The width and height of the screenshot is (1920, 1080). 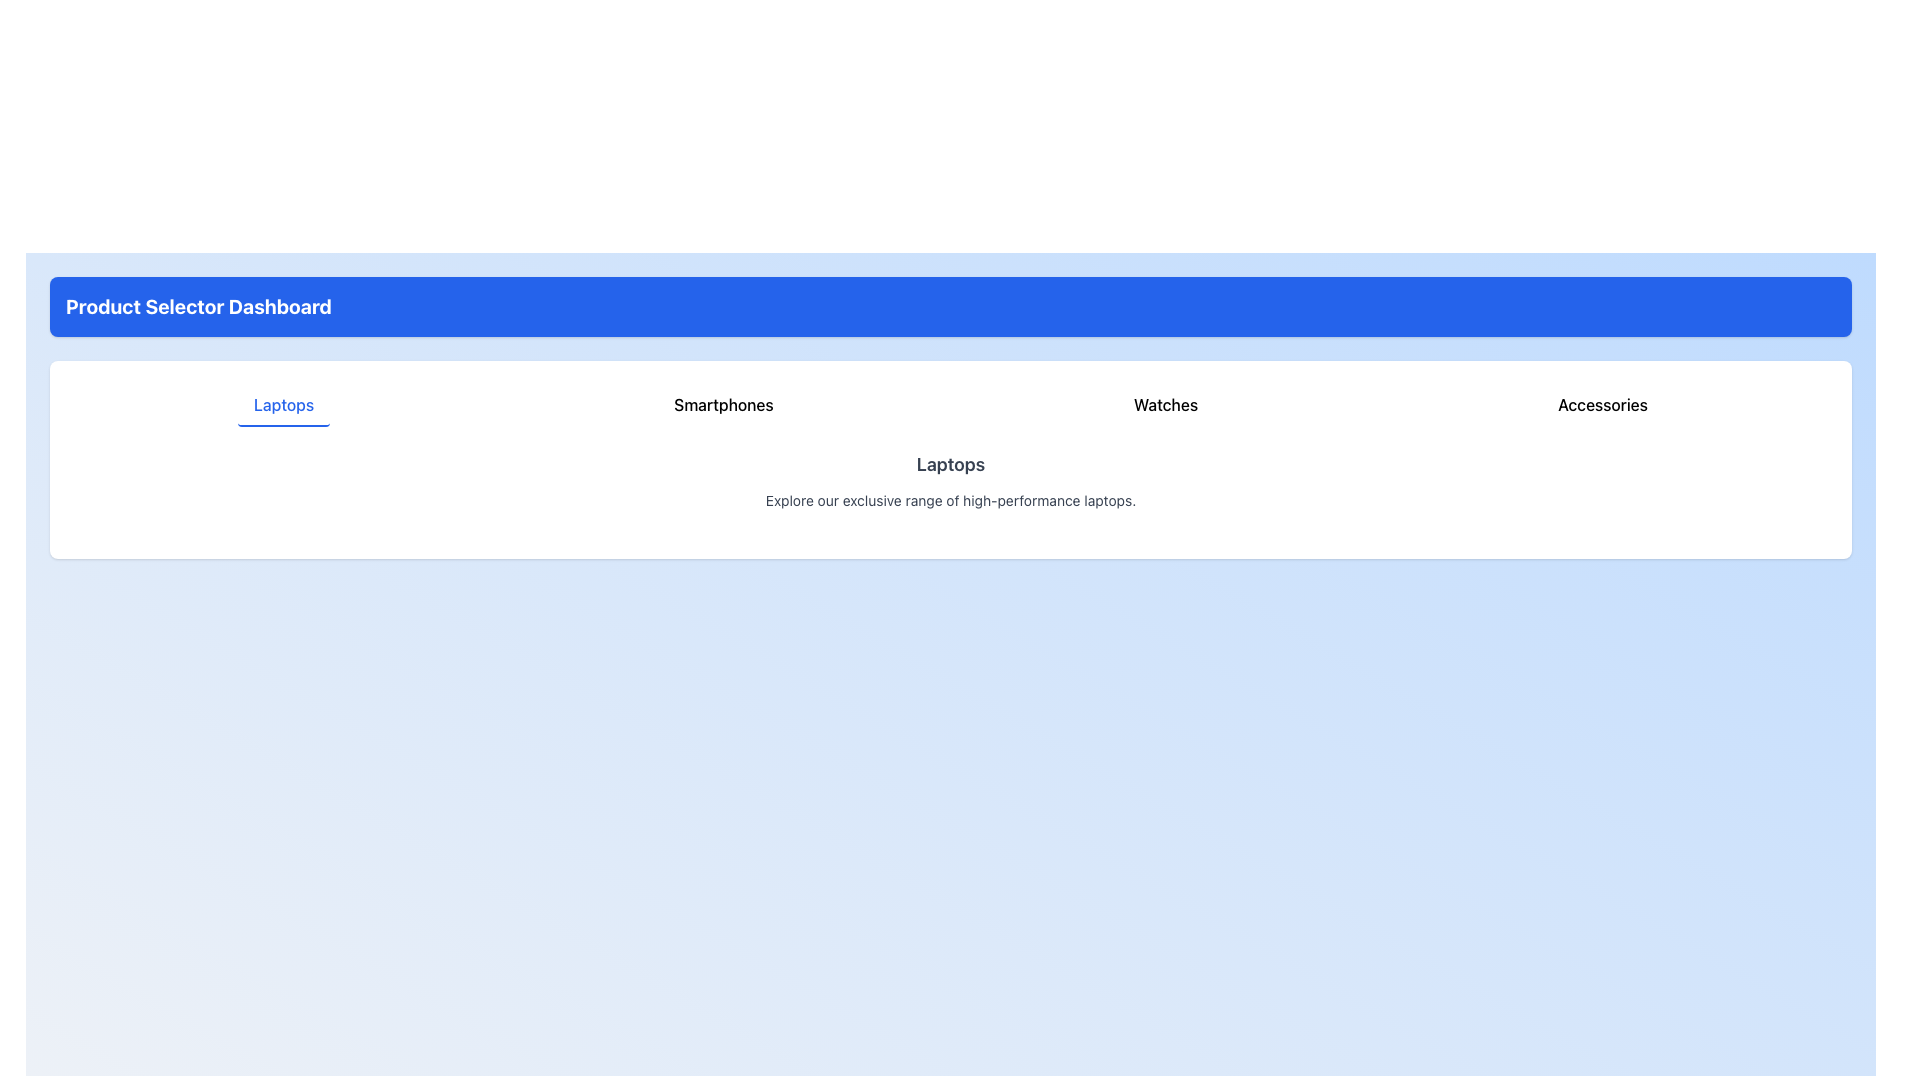 I want to click on the 'Smartphones' text link in the horizontal navigation menu, so click(x=723, y=405).